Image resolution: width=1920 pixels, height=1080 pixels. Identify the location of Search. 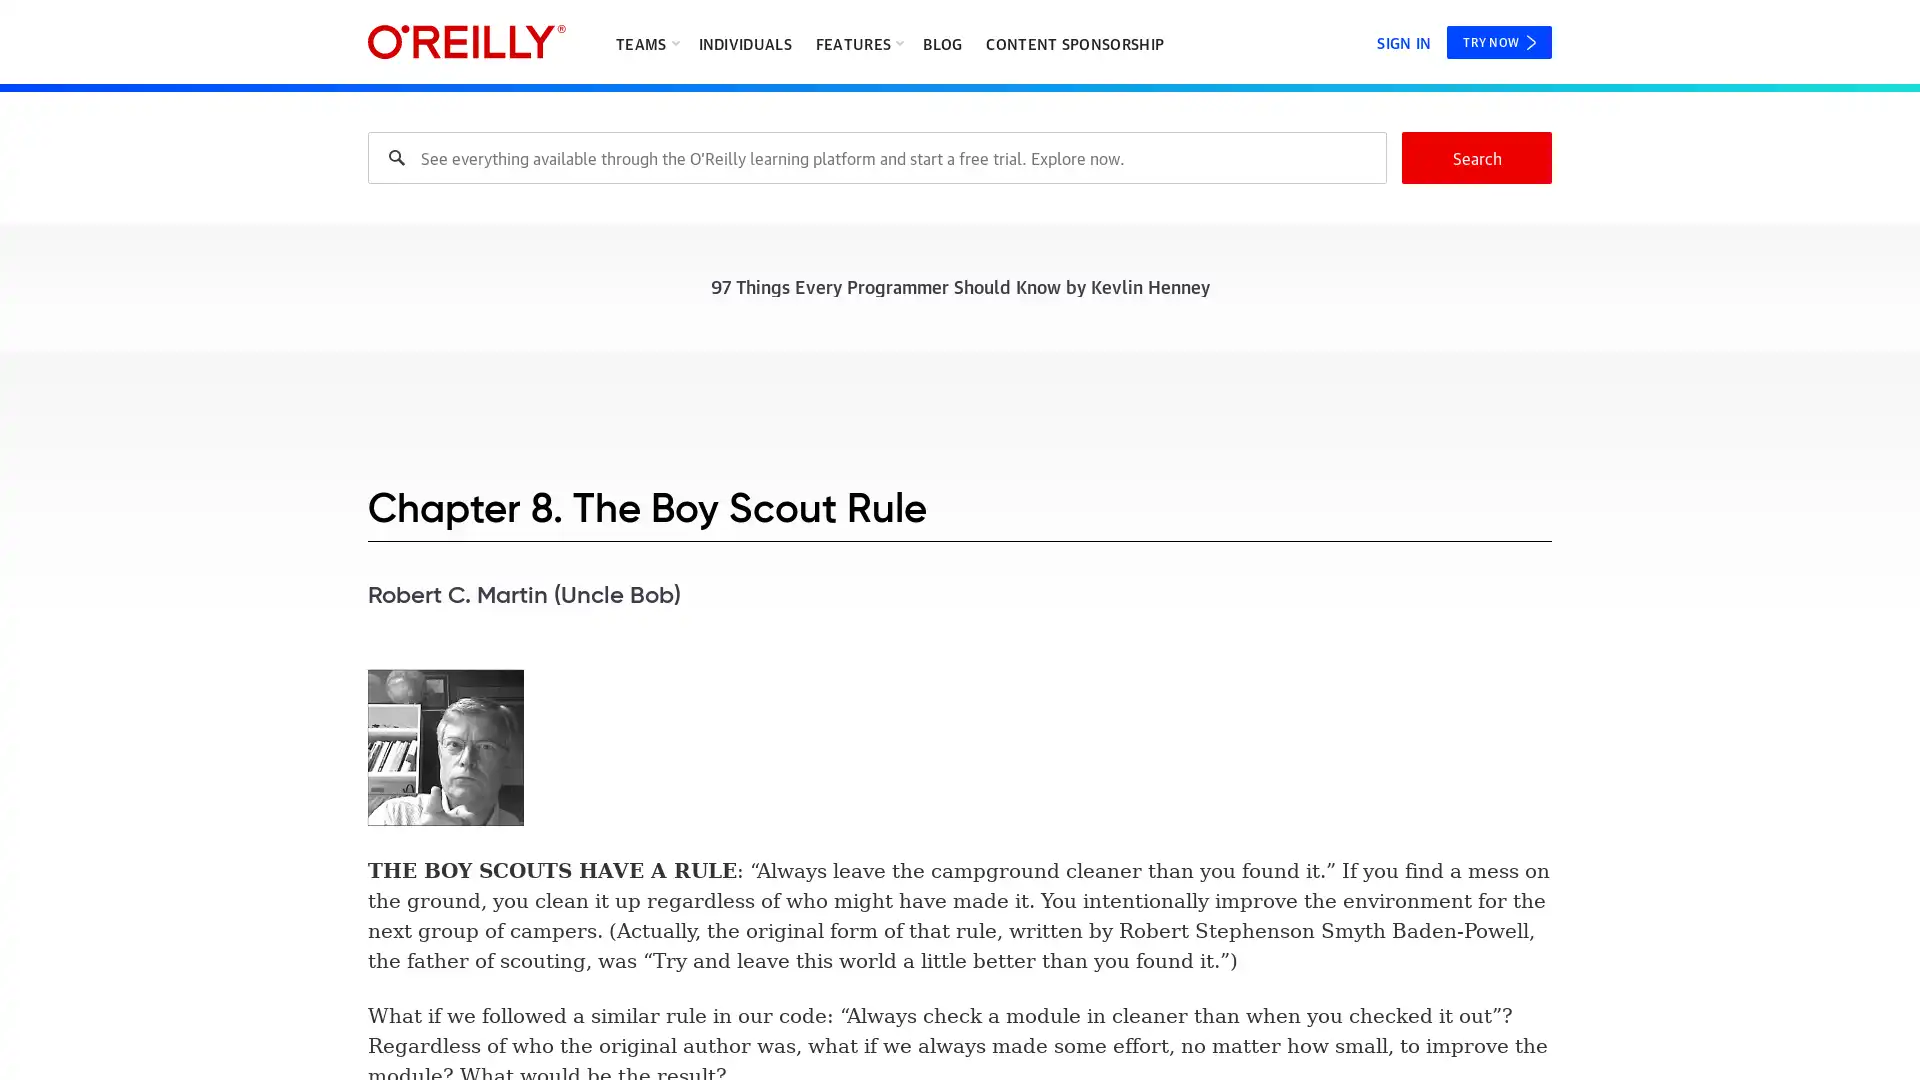
(1477, 157).